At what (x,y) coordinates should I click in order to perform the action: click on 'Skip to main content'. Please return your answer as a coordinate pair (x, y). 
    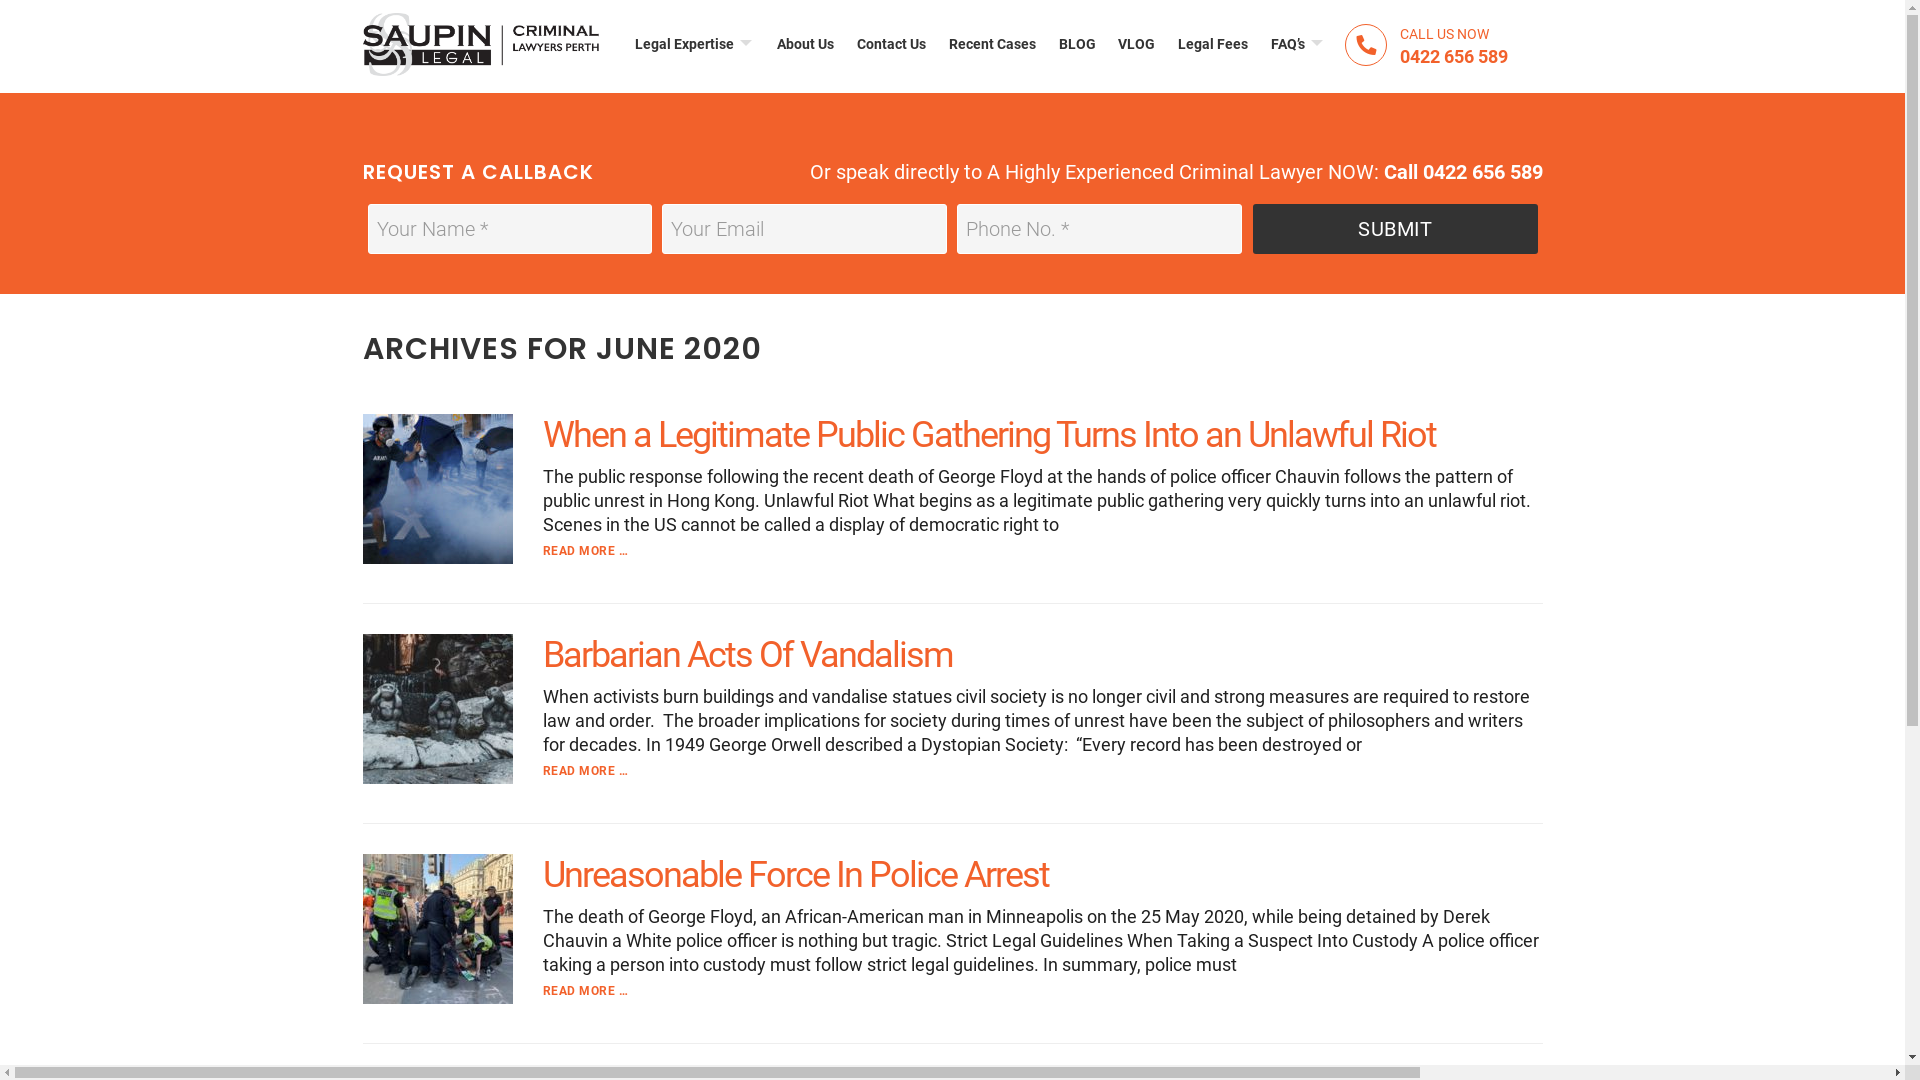
    Looking at the image, I should click on (0, 0).